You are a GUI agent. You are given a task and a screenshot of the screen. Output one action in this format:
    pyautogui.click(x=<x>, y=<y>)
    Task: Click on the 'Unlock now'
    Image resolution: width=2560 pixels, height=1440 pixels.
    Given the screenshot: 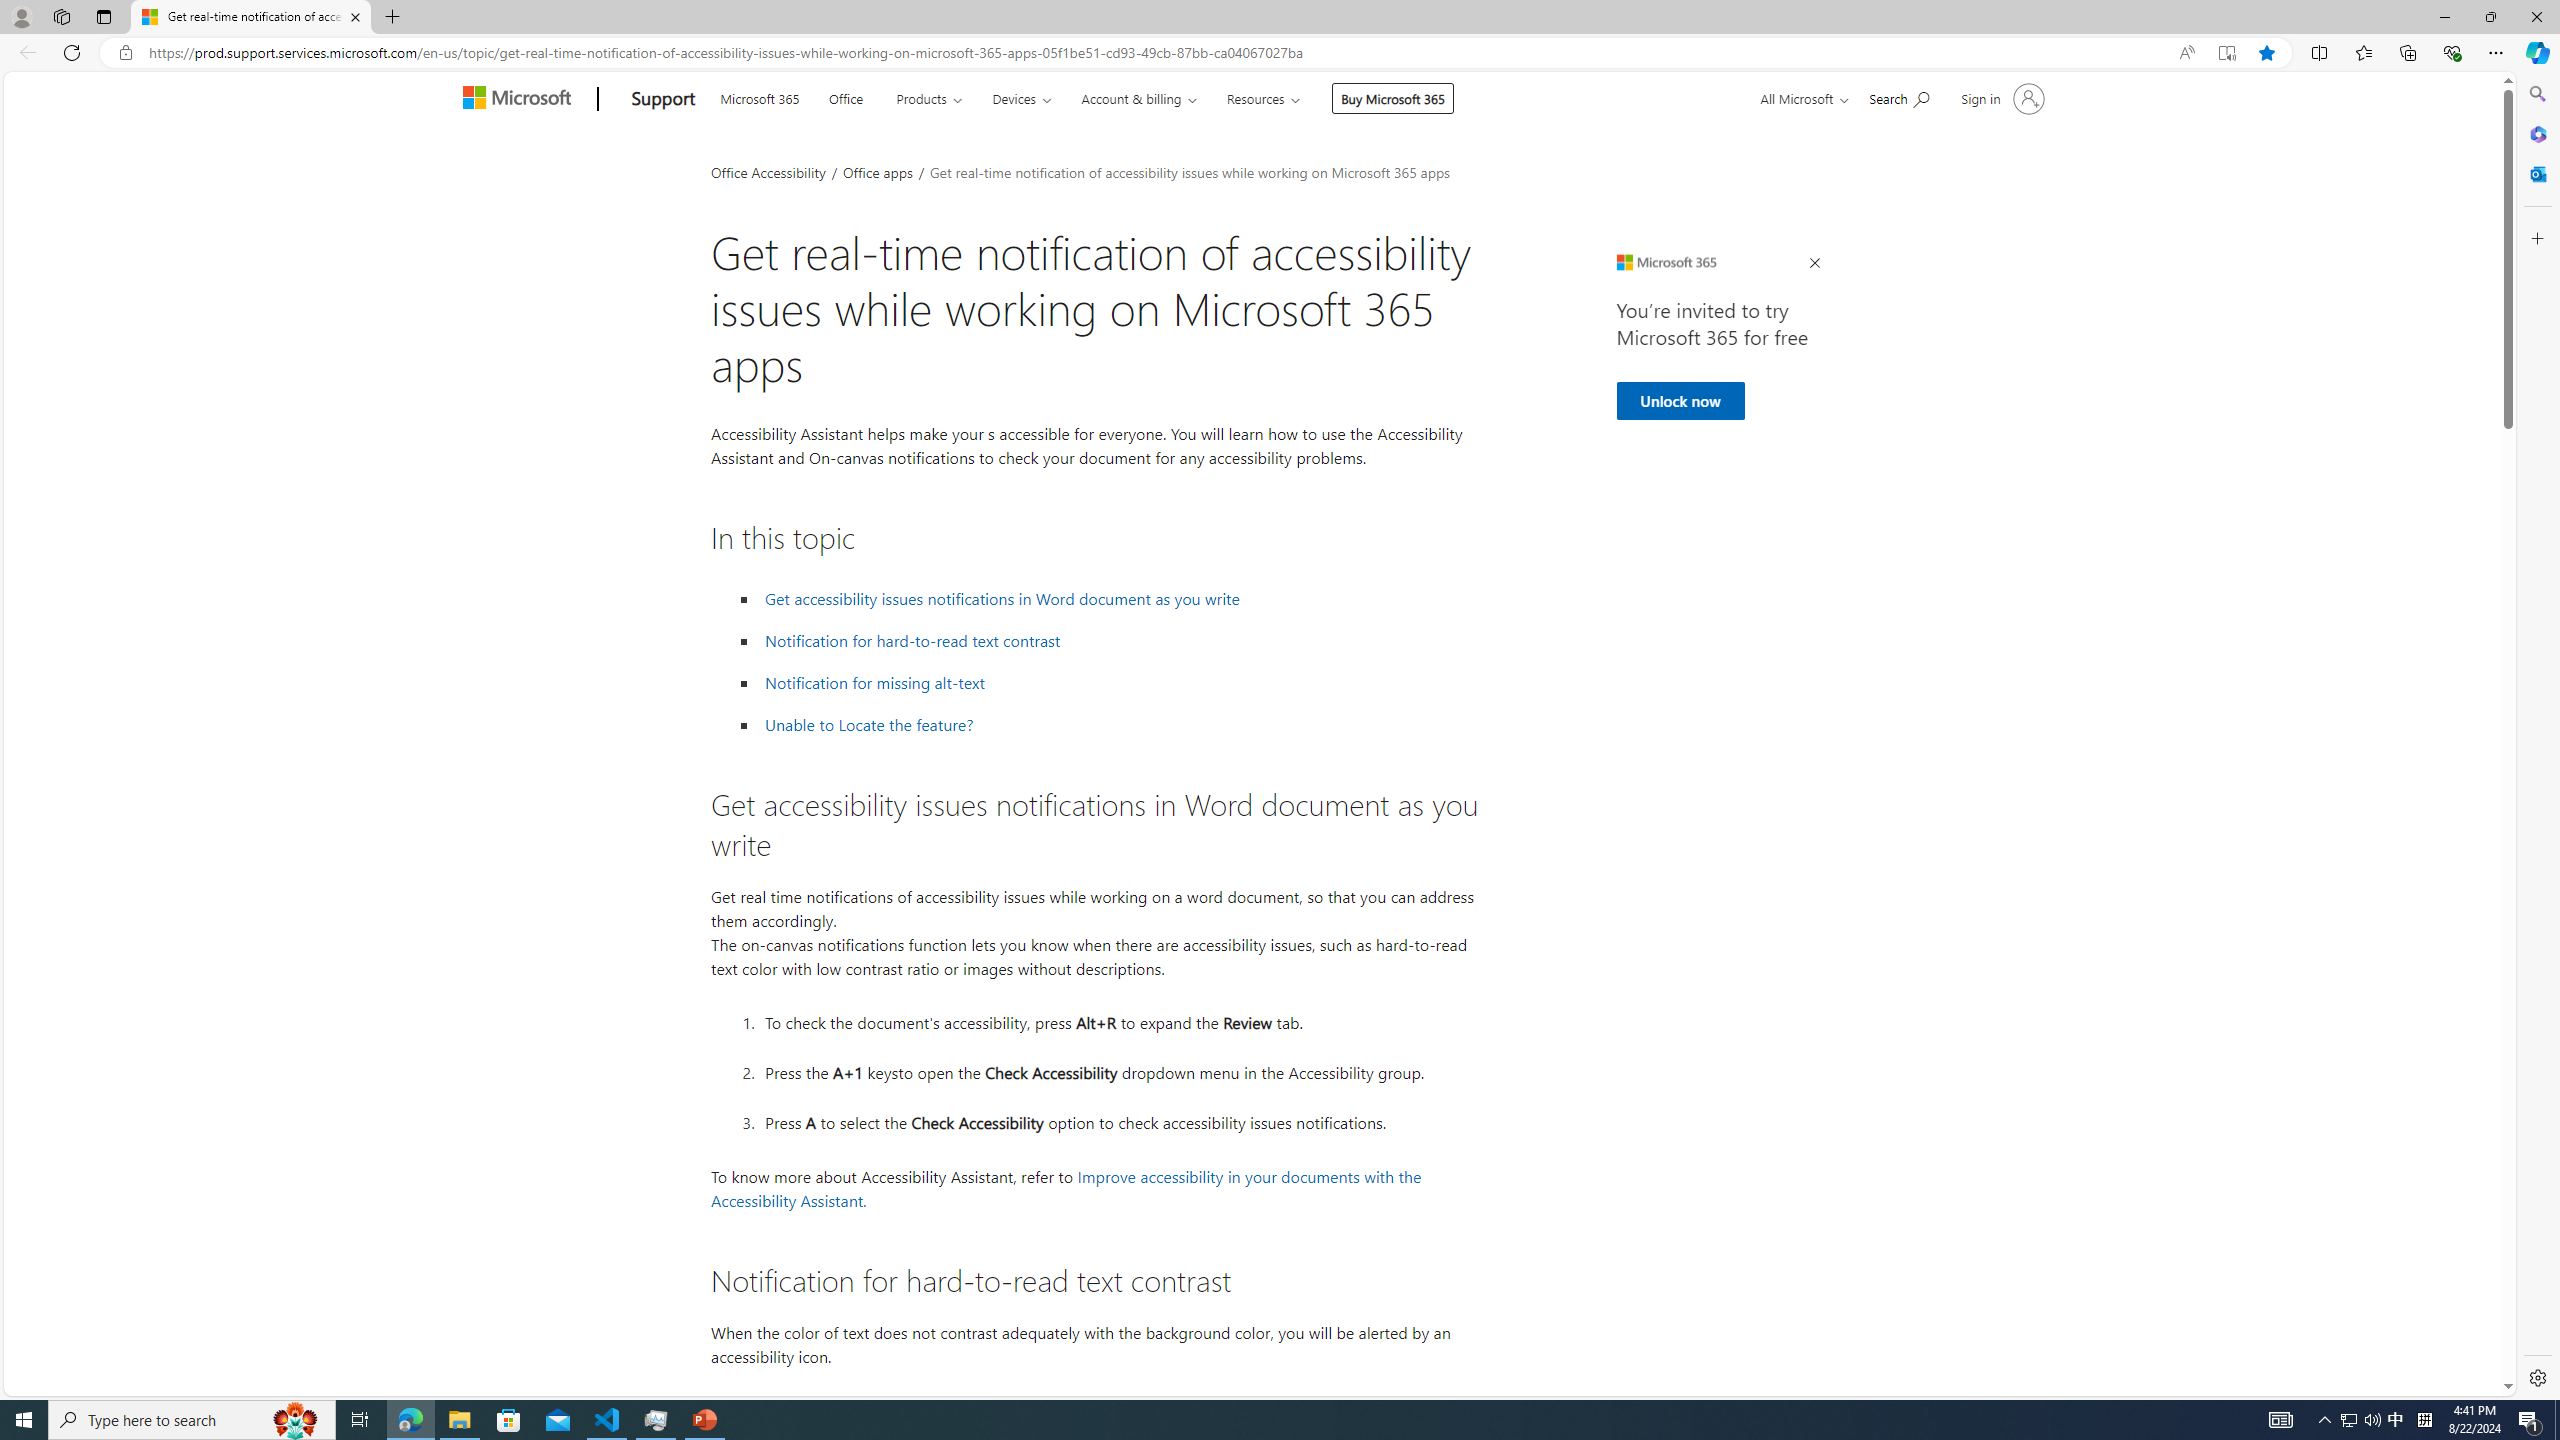 What is the action you would take?
    pyautogui.click(x=1679, y=401)
    